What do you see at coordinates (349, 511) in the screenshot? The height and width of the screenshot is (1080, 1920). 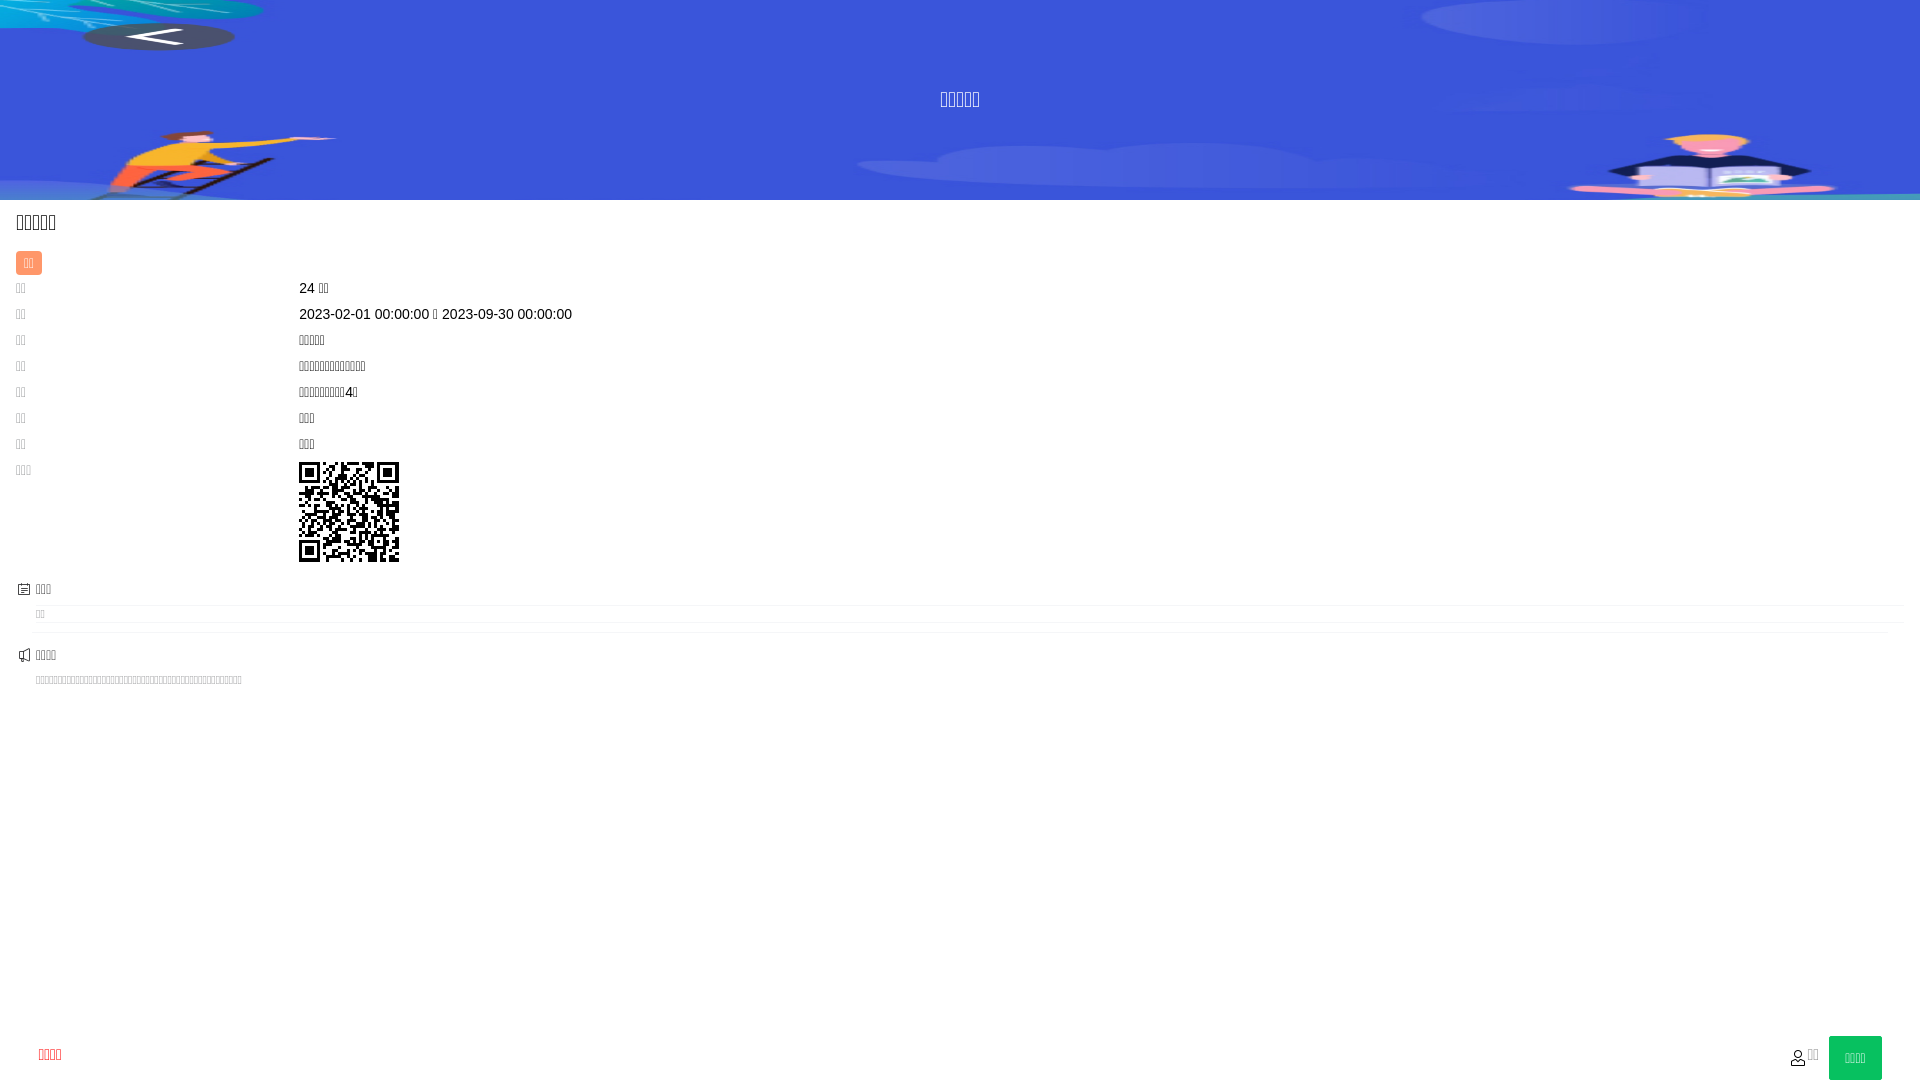 I see `'http://wztq.cc/show/155'` at bounding box center [349, 511].